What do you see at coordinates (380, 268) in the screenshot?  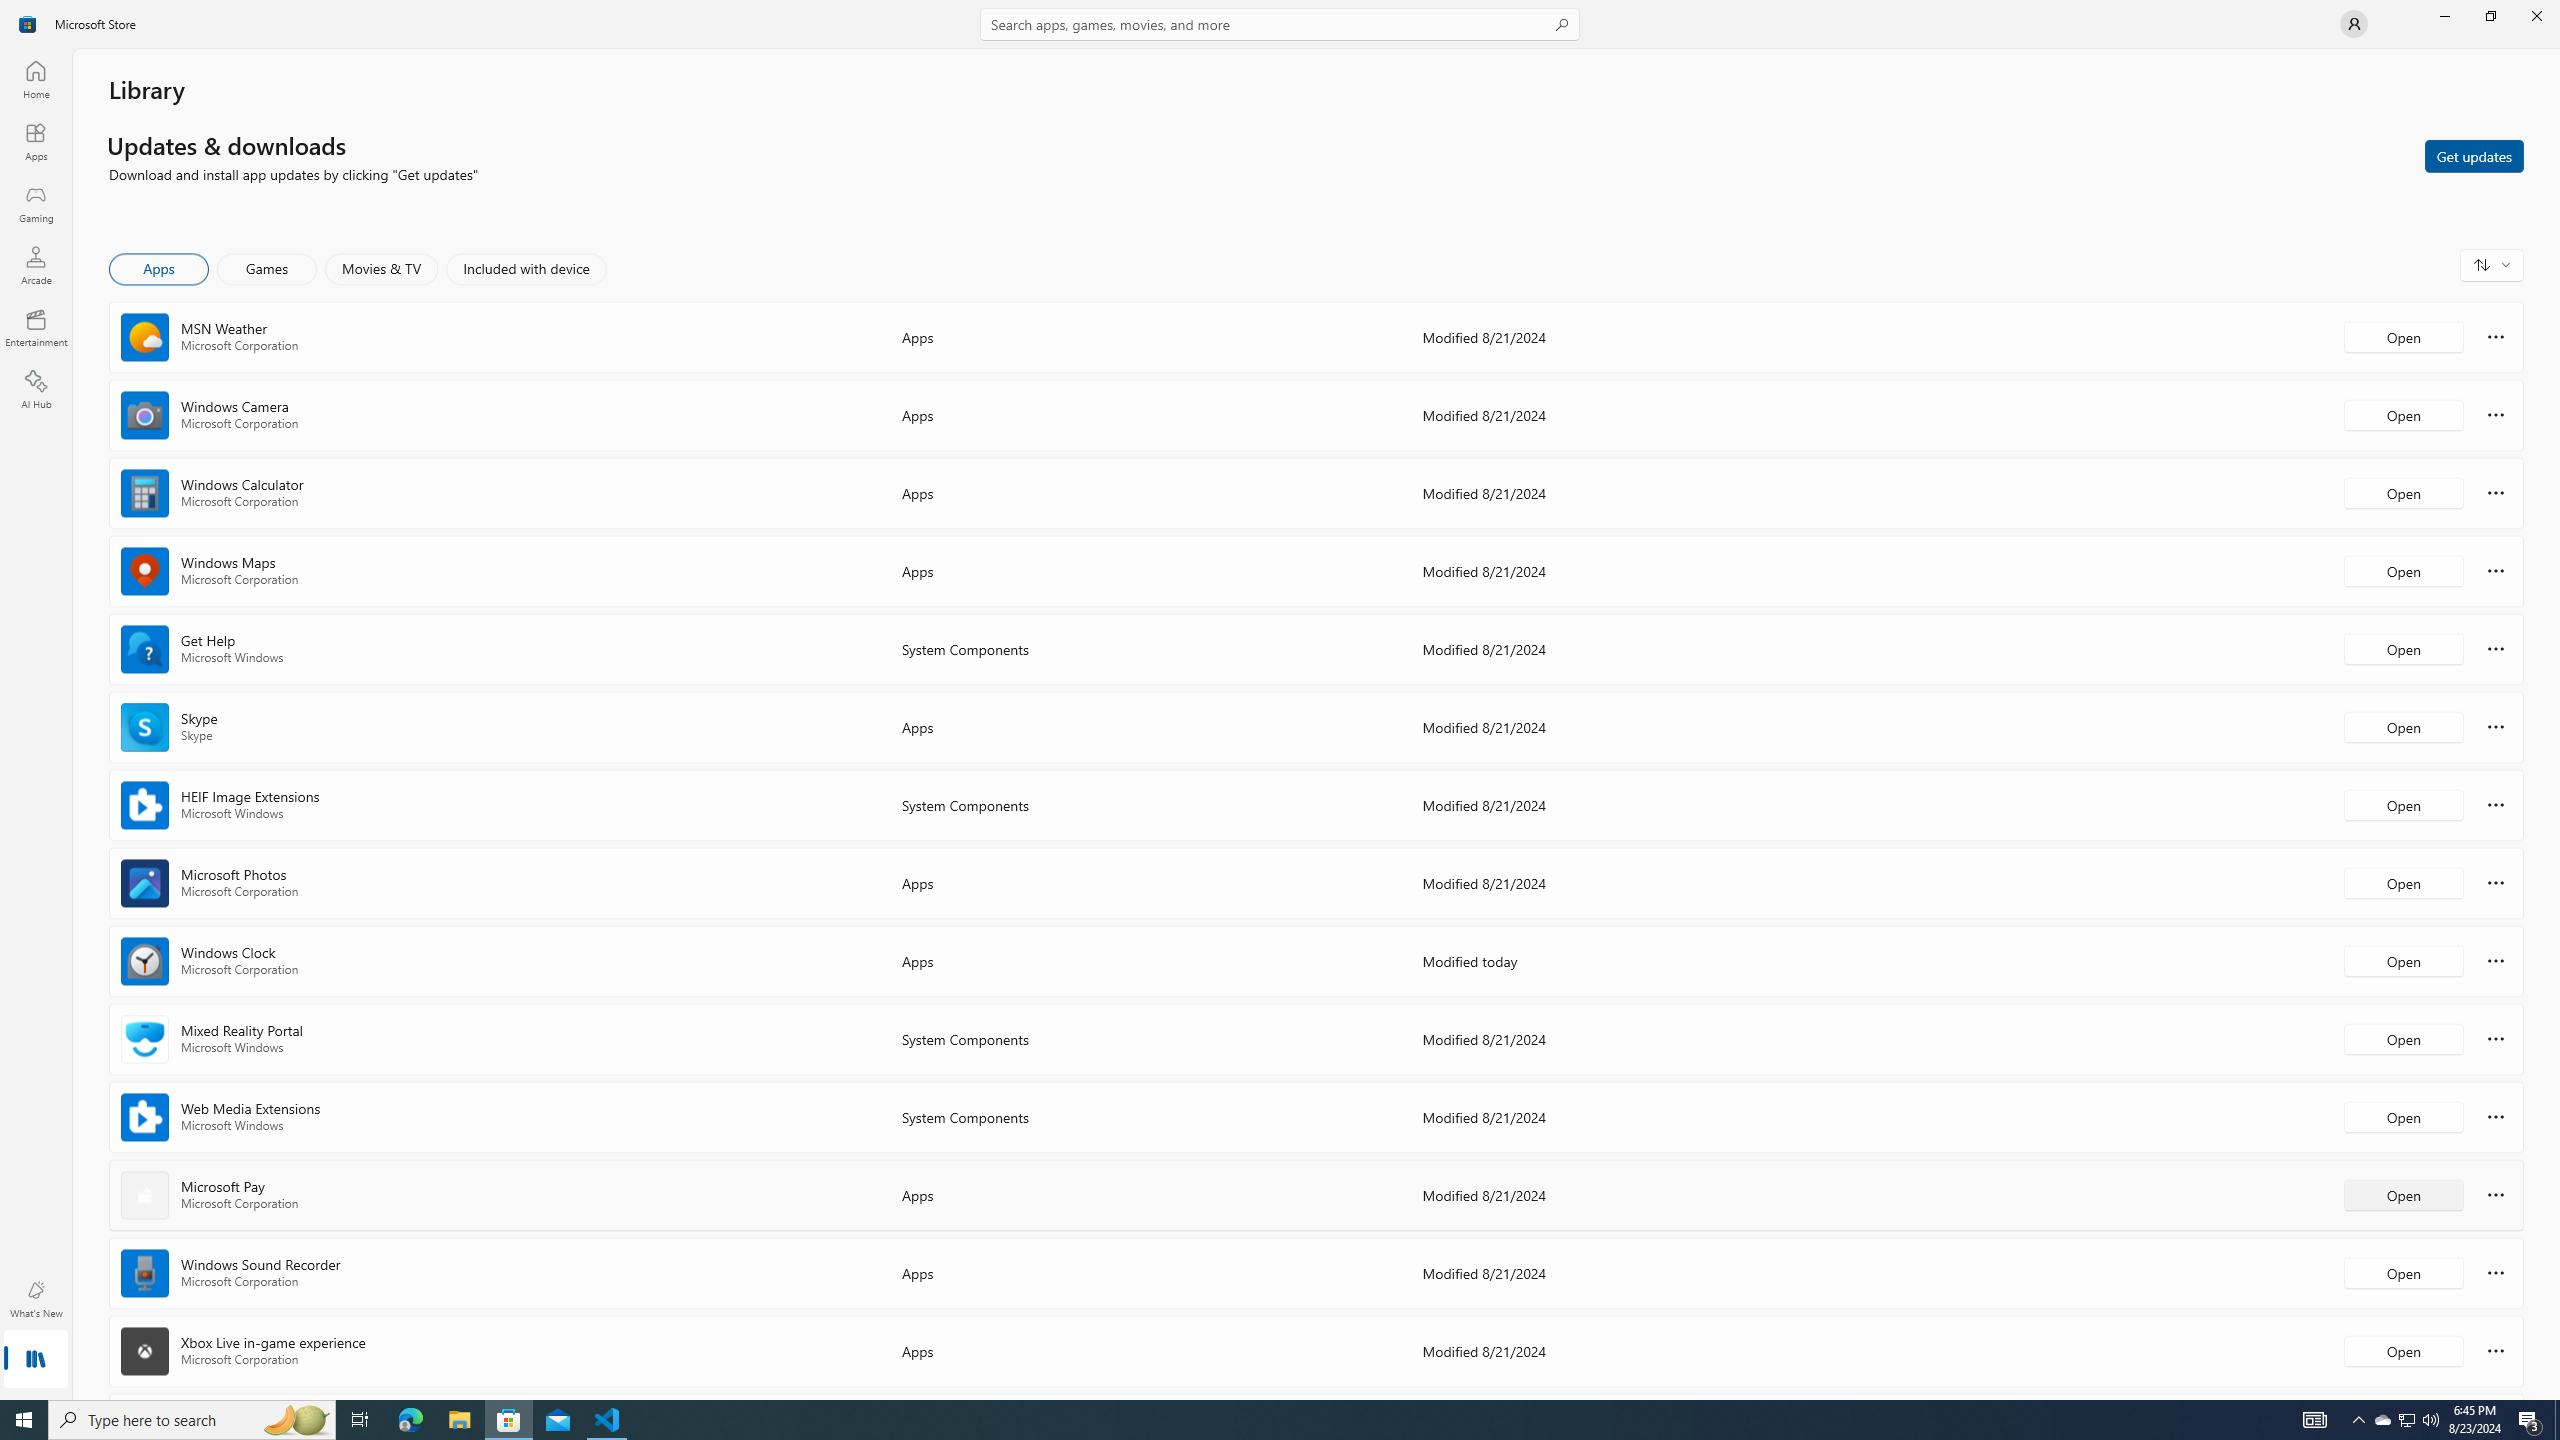 I see `'Movies & TV'` at bounding box center [380, 268].